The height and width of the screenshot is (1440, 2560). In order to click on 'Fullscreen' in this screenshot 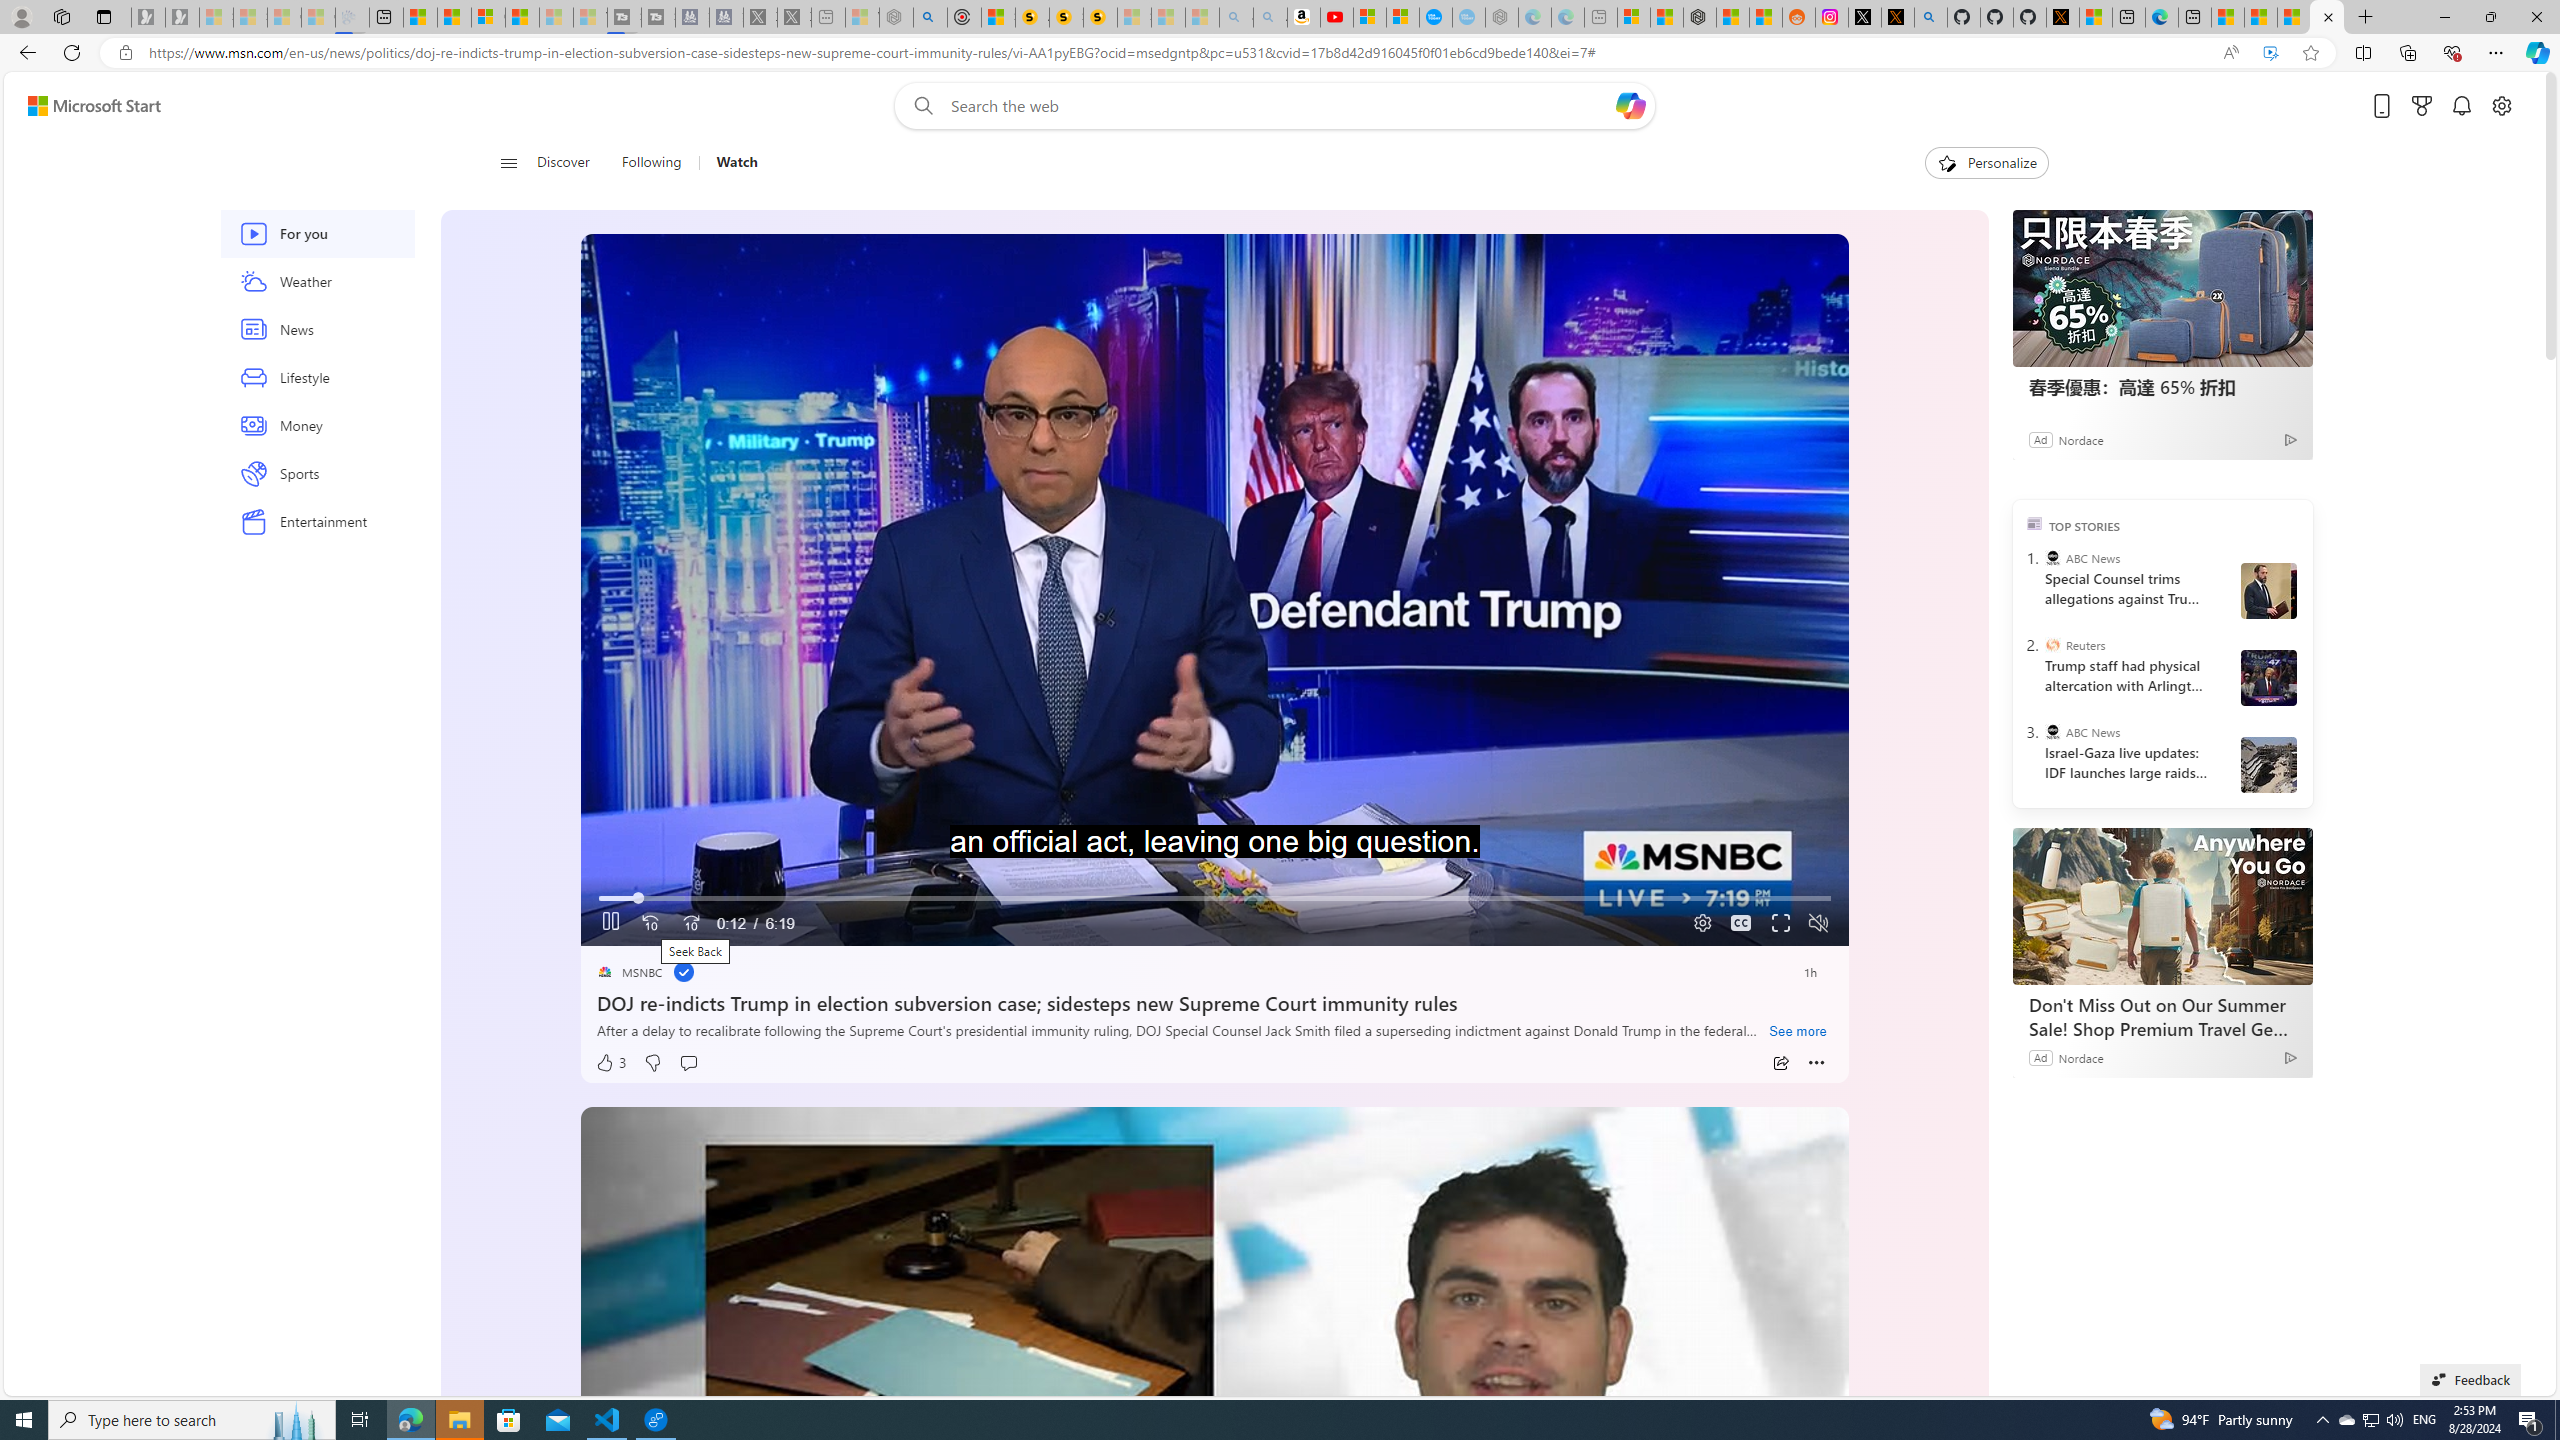, I will do `click(1781, 923)`.